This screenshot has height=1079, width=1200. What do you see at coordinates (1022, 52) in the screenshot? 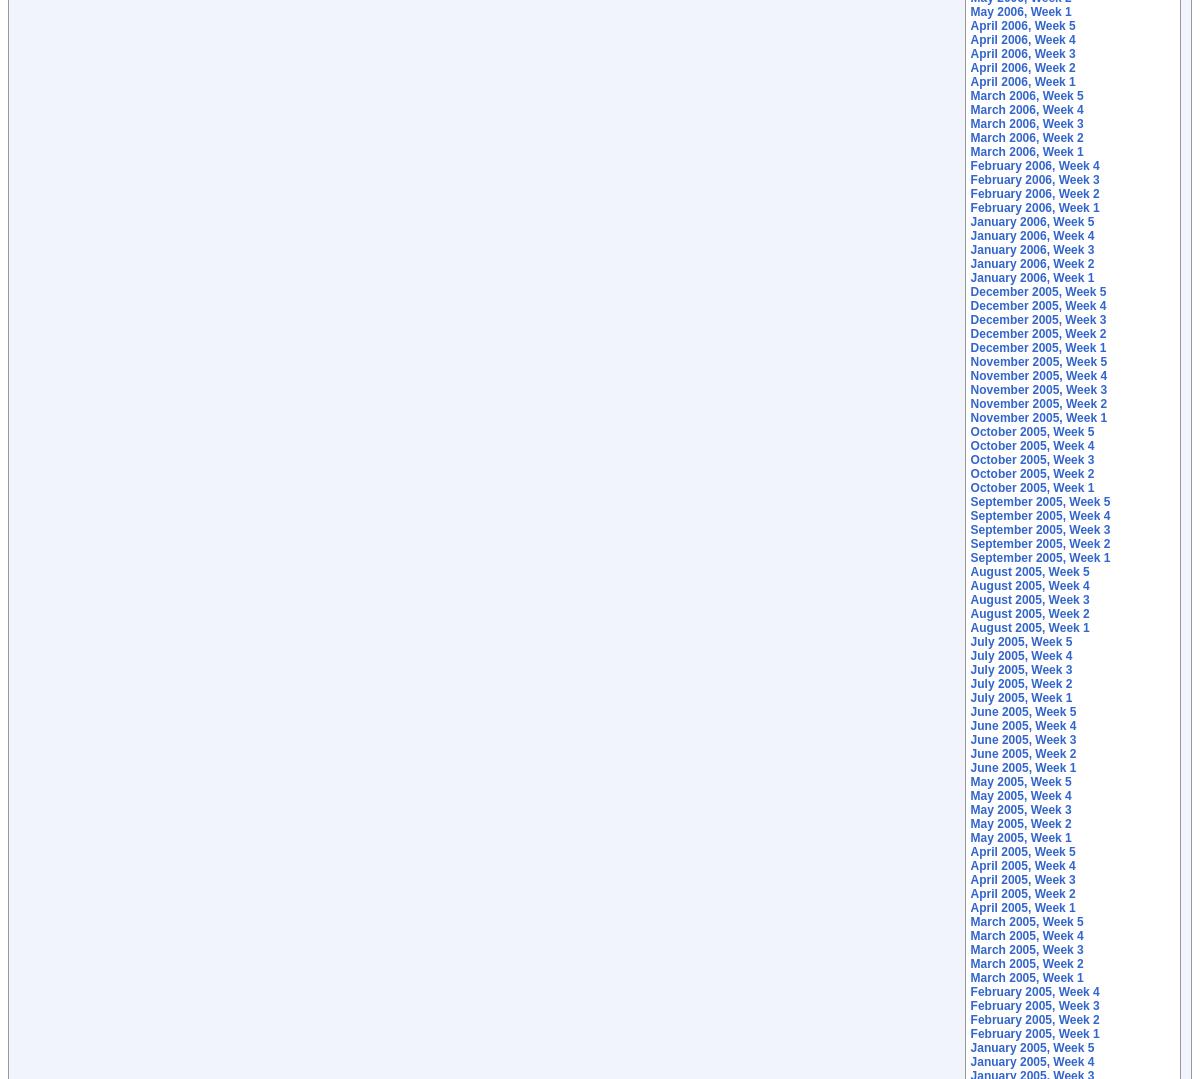
I see `'April 2006, Week 3'` at bounding box center [1022, 52].